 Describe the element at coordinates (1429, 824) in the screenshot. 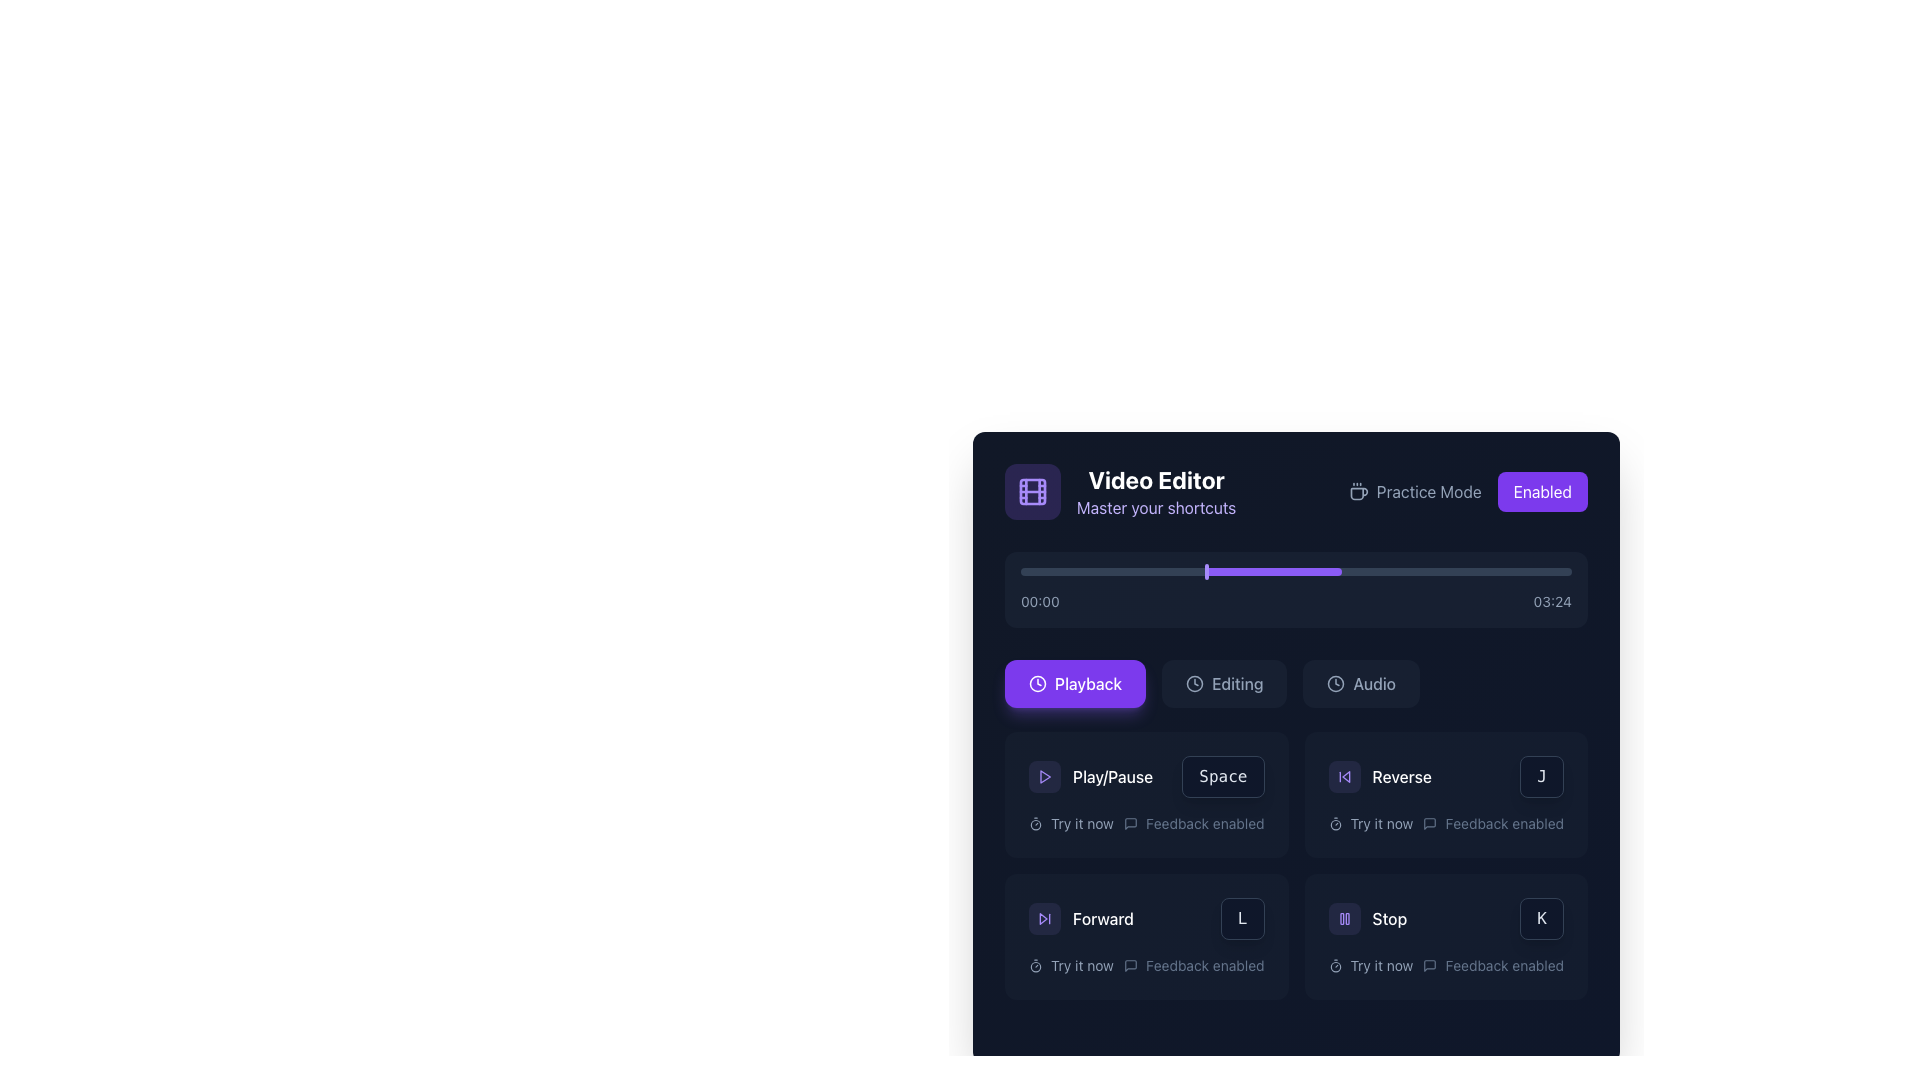

I see `the small chat bubble icon styled in minimalistic outline design, which is located to the left of the text labeled 'Feedback enabled' under the 'Reverse' section` at that location.